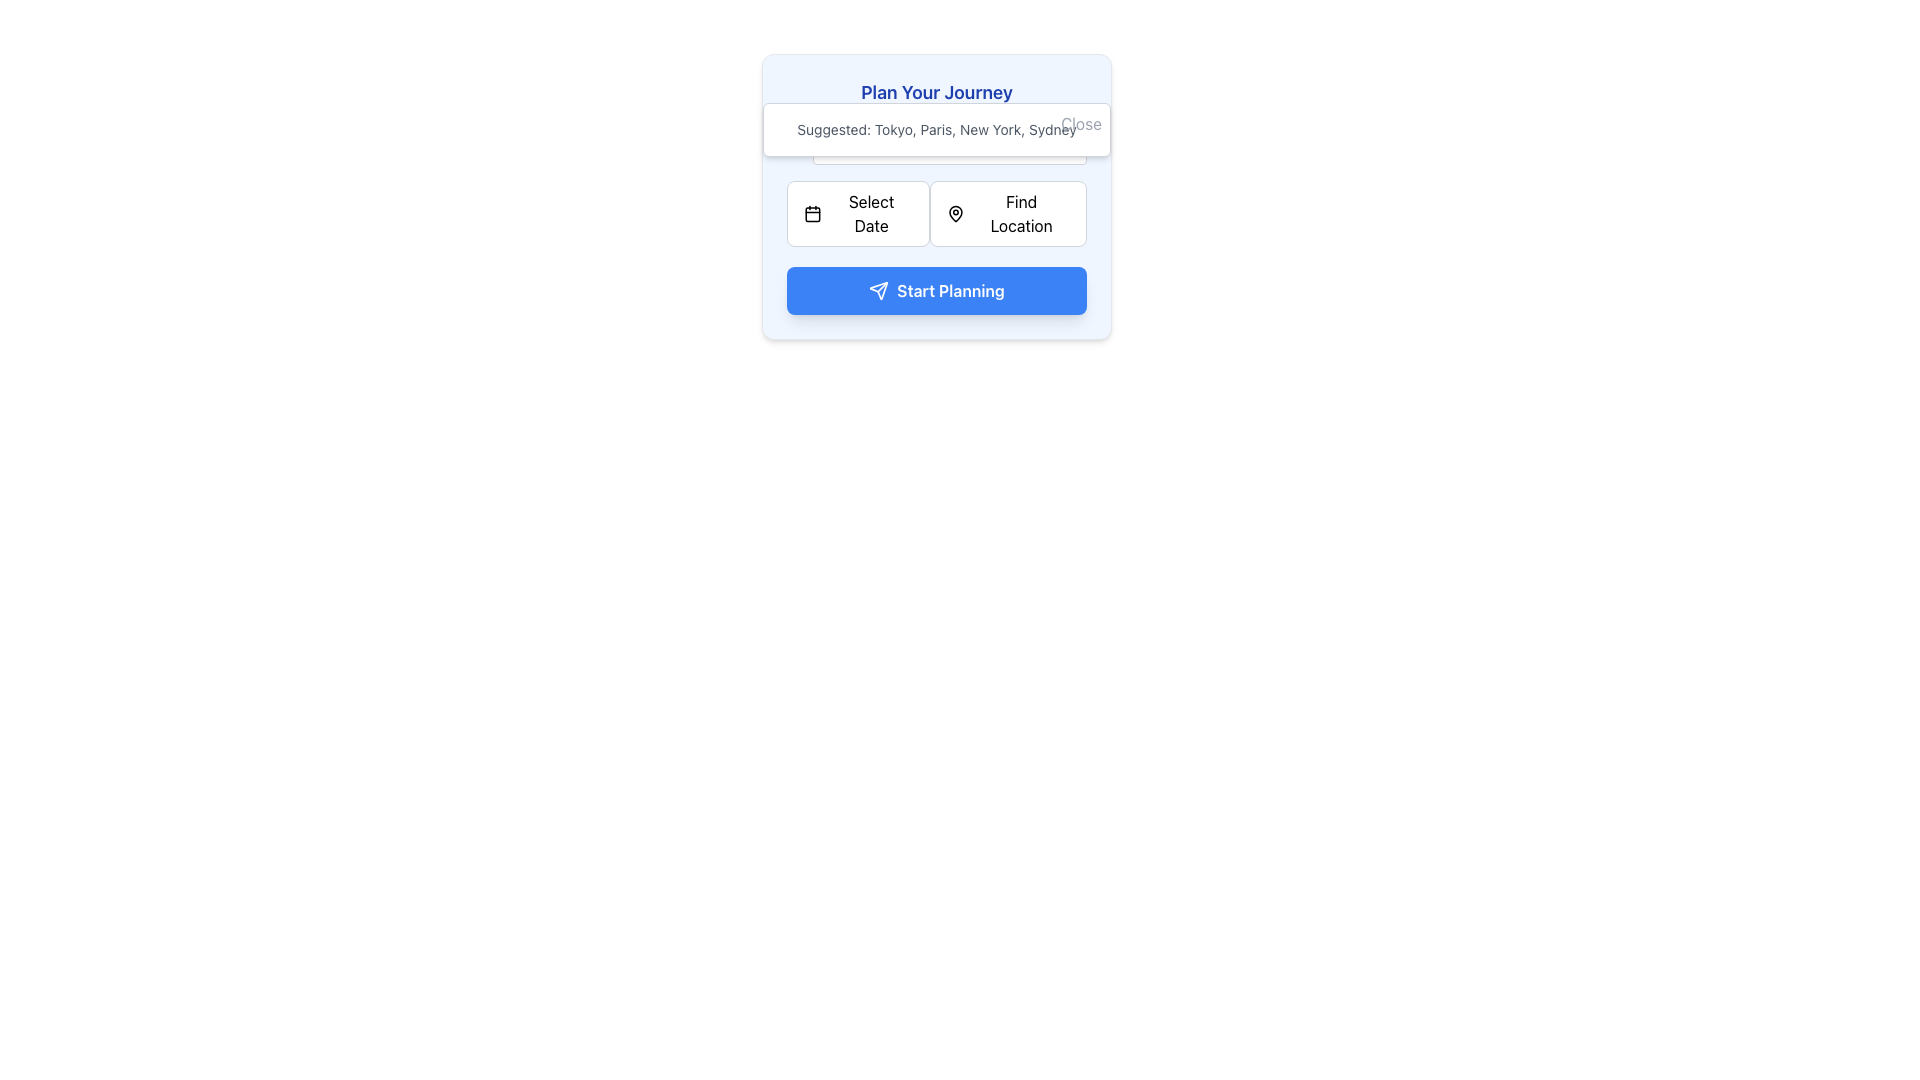 This screenshot has height=1080, width=1920. What do you see at coordinates (935, 213) in the screenshot?
I see `the grouped element containing two interactive buttons` at bounding box center [935, 213].